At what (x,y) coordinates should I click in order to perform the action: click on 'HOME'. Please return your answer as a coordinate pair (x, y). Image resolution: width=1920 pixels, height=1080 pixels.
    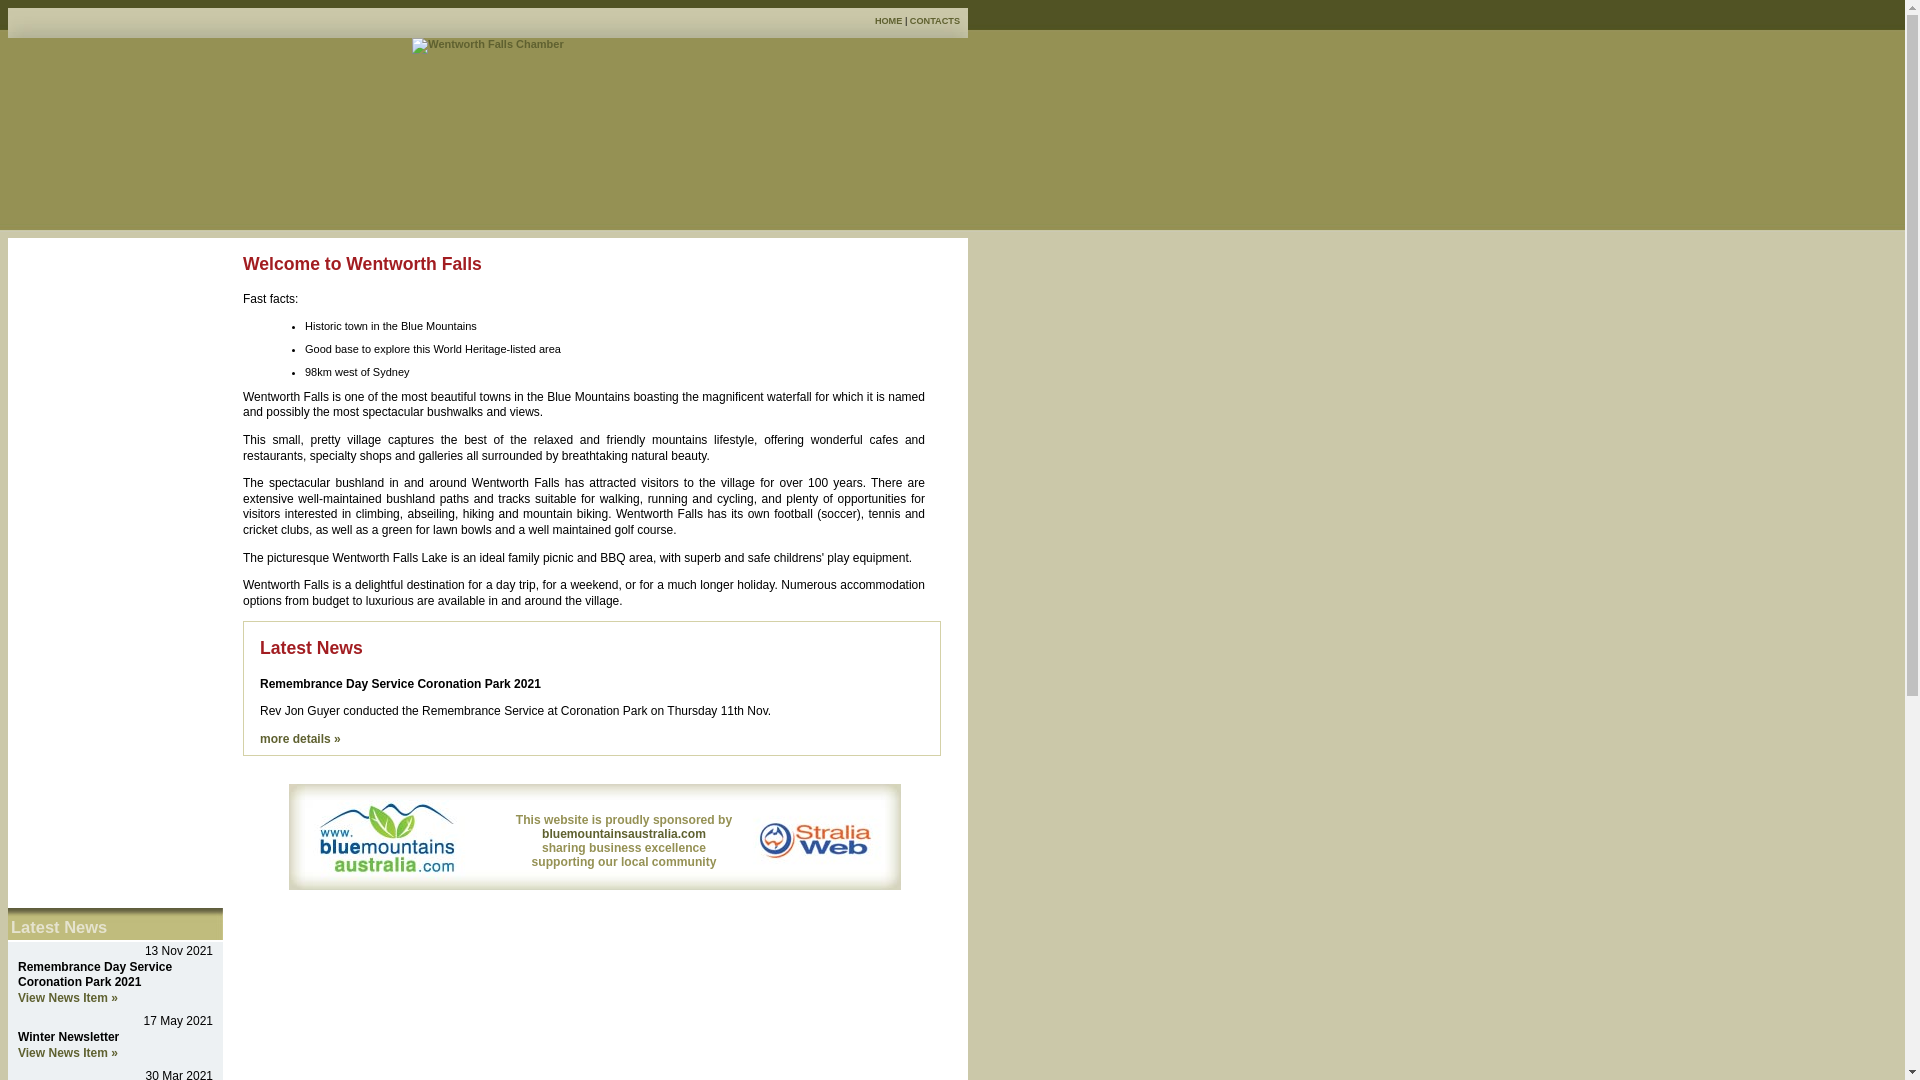
    Looking at the image, I should click on (887, 20).